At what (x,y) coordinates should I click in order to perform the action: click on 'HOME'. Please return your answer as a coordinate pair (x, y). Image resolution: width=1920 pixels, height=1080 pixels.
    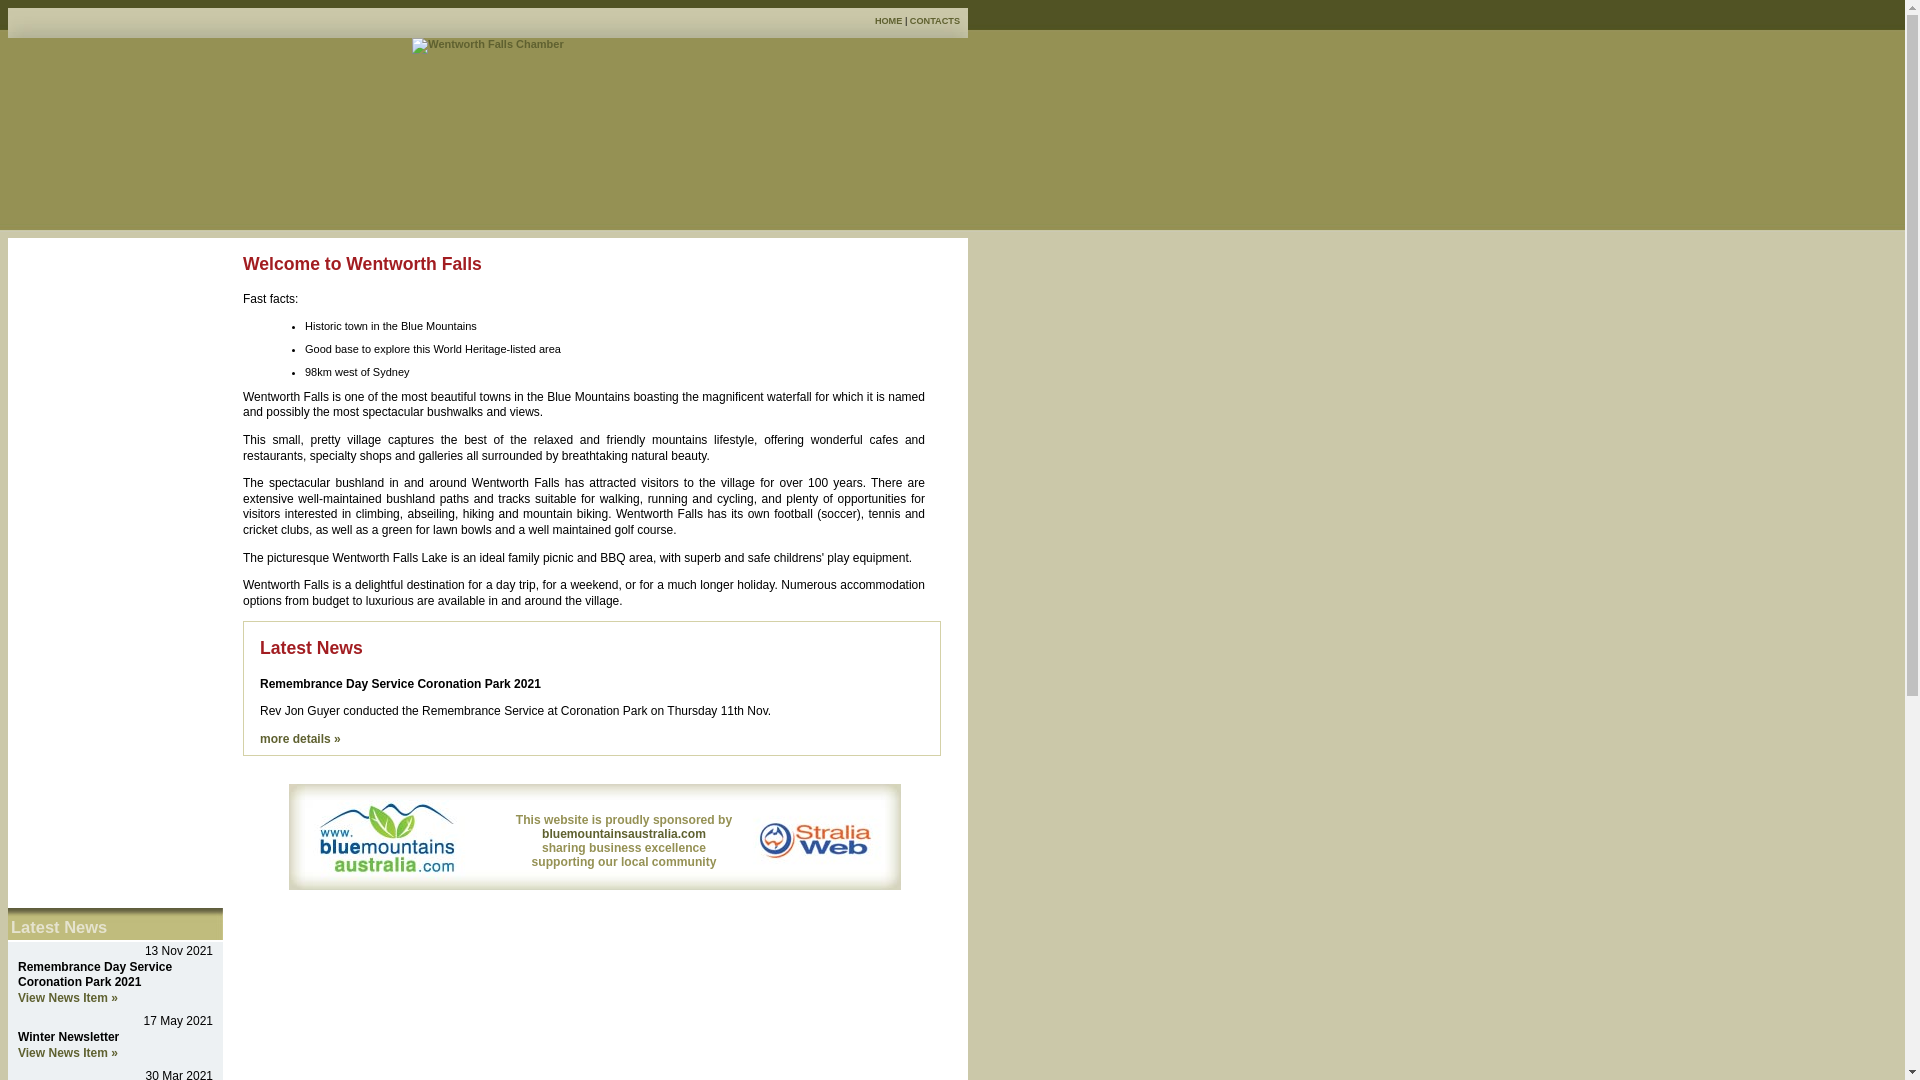
    Looking at the image, I should click on (887, 20).